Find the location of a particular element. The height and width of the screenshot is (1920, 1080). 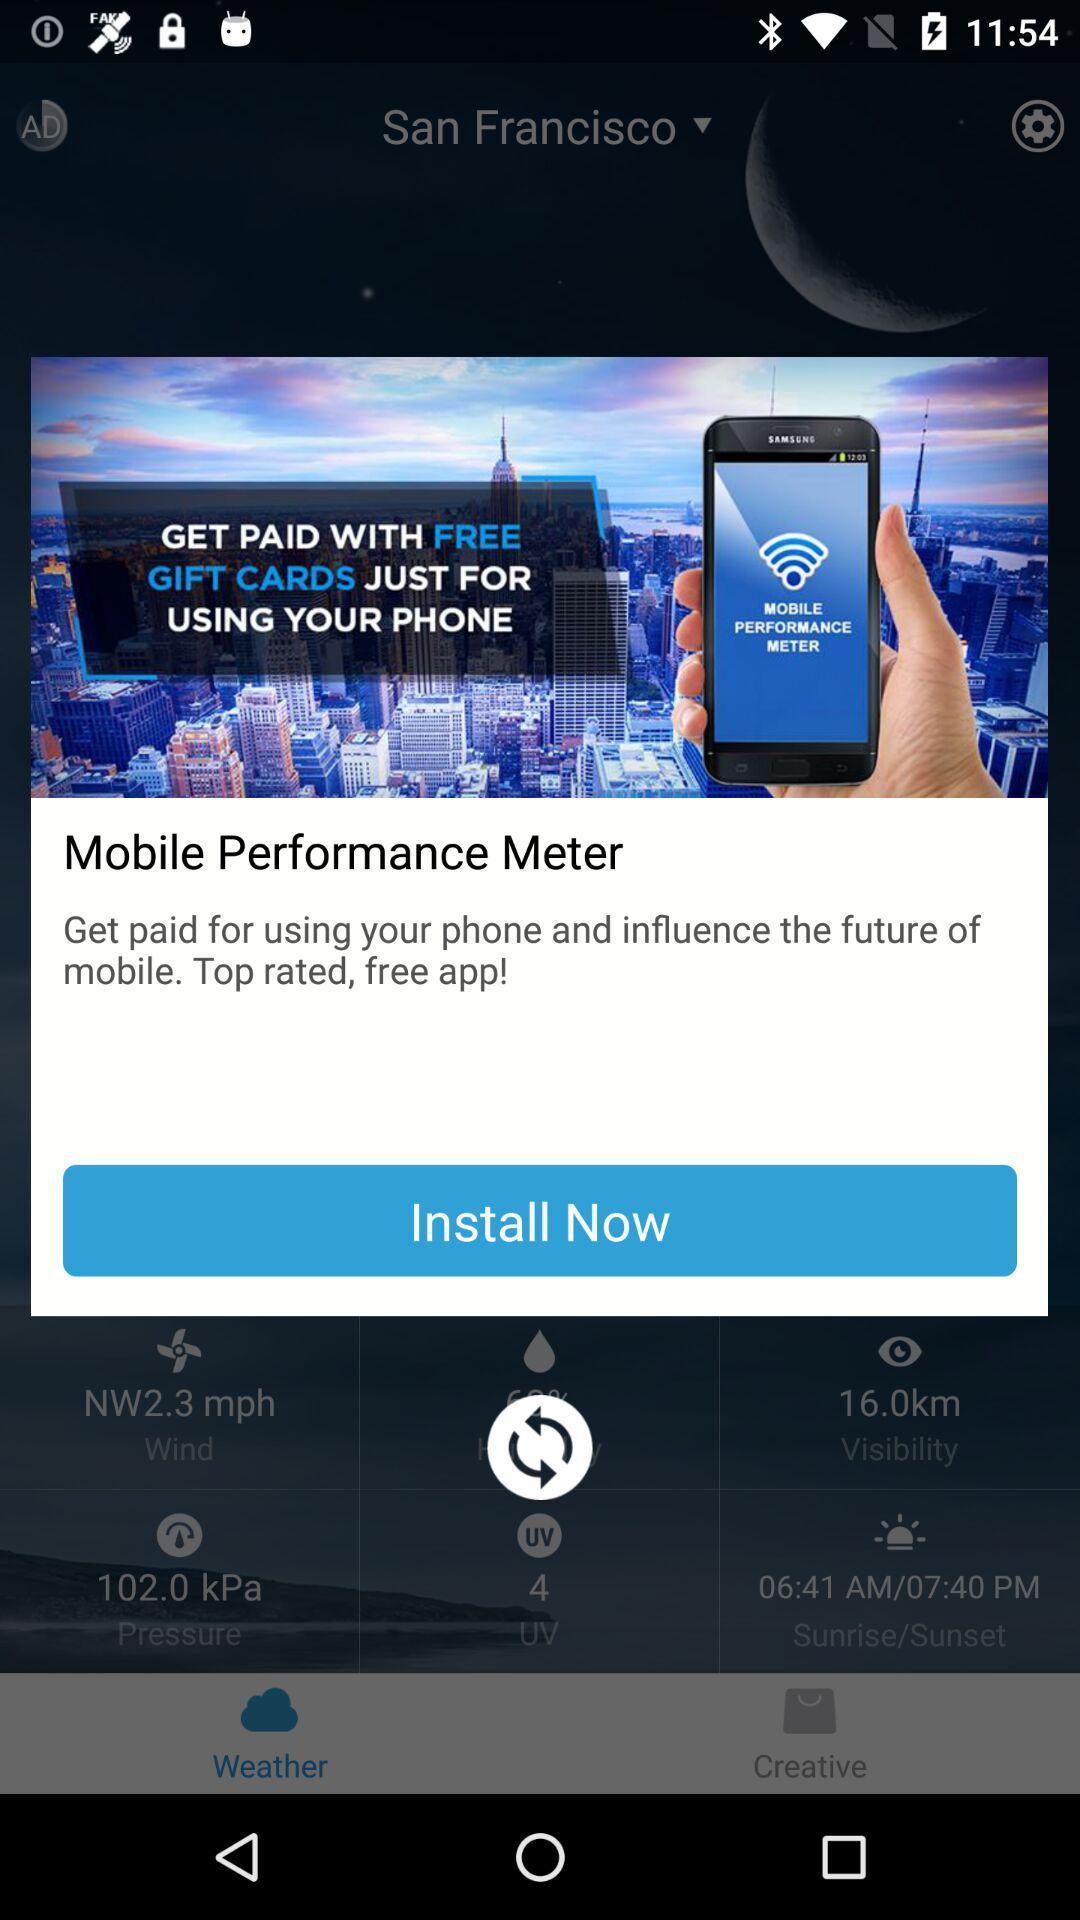

item below install now is located at coordinates (540, 1447).